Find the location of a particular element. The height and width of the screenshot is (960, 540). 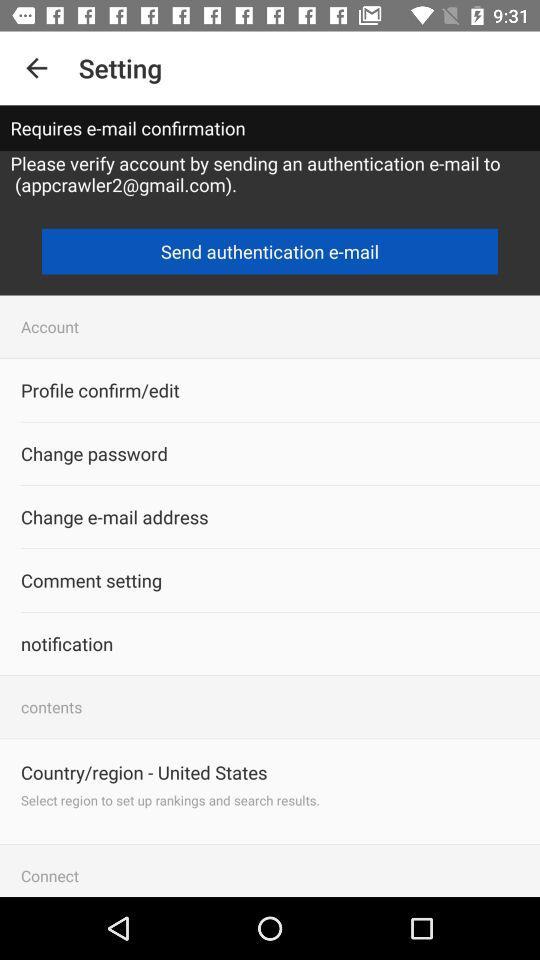

the blue color box is located at coordinates (270, 251).